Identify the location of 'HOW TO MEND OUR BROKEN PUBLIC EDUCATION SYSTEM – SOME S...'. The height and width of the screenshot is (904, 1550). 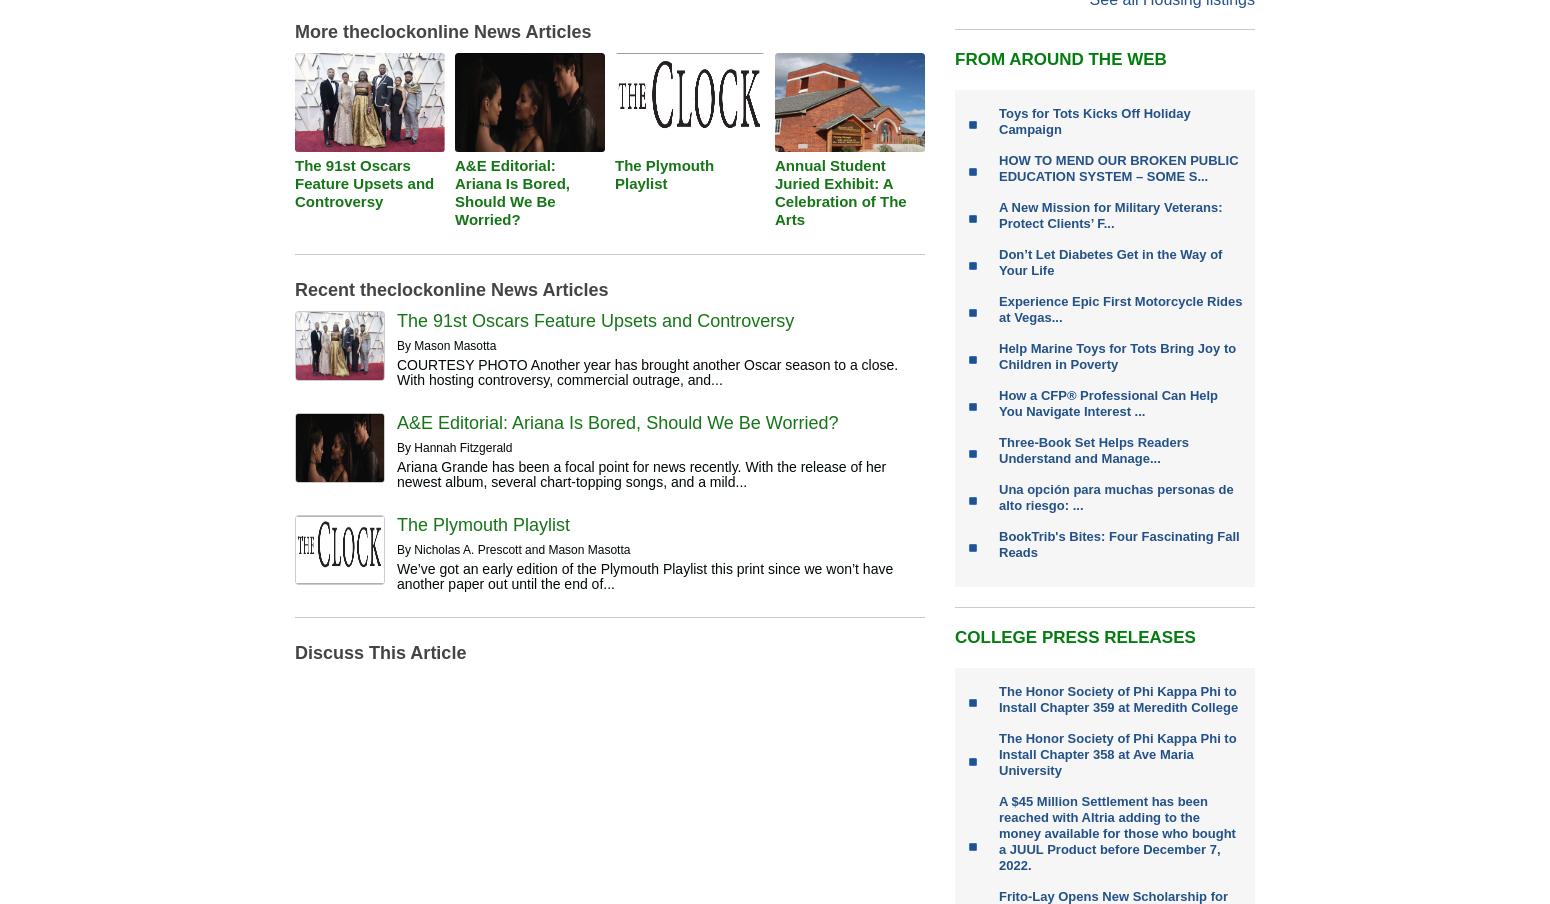
(997, 167).